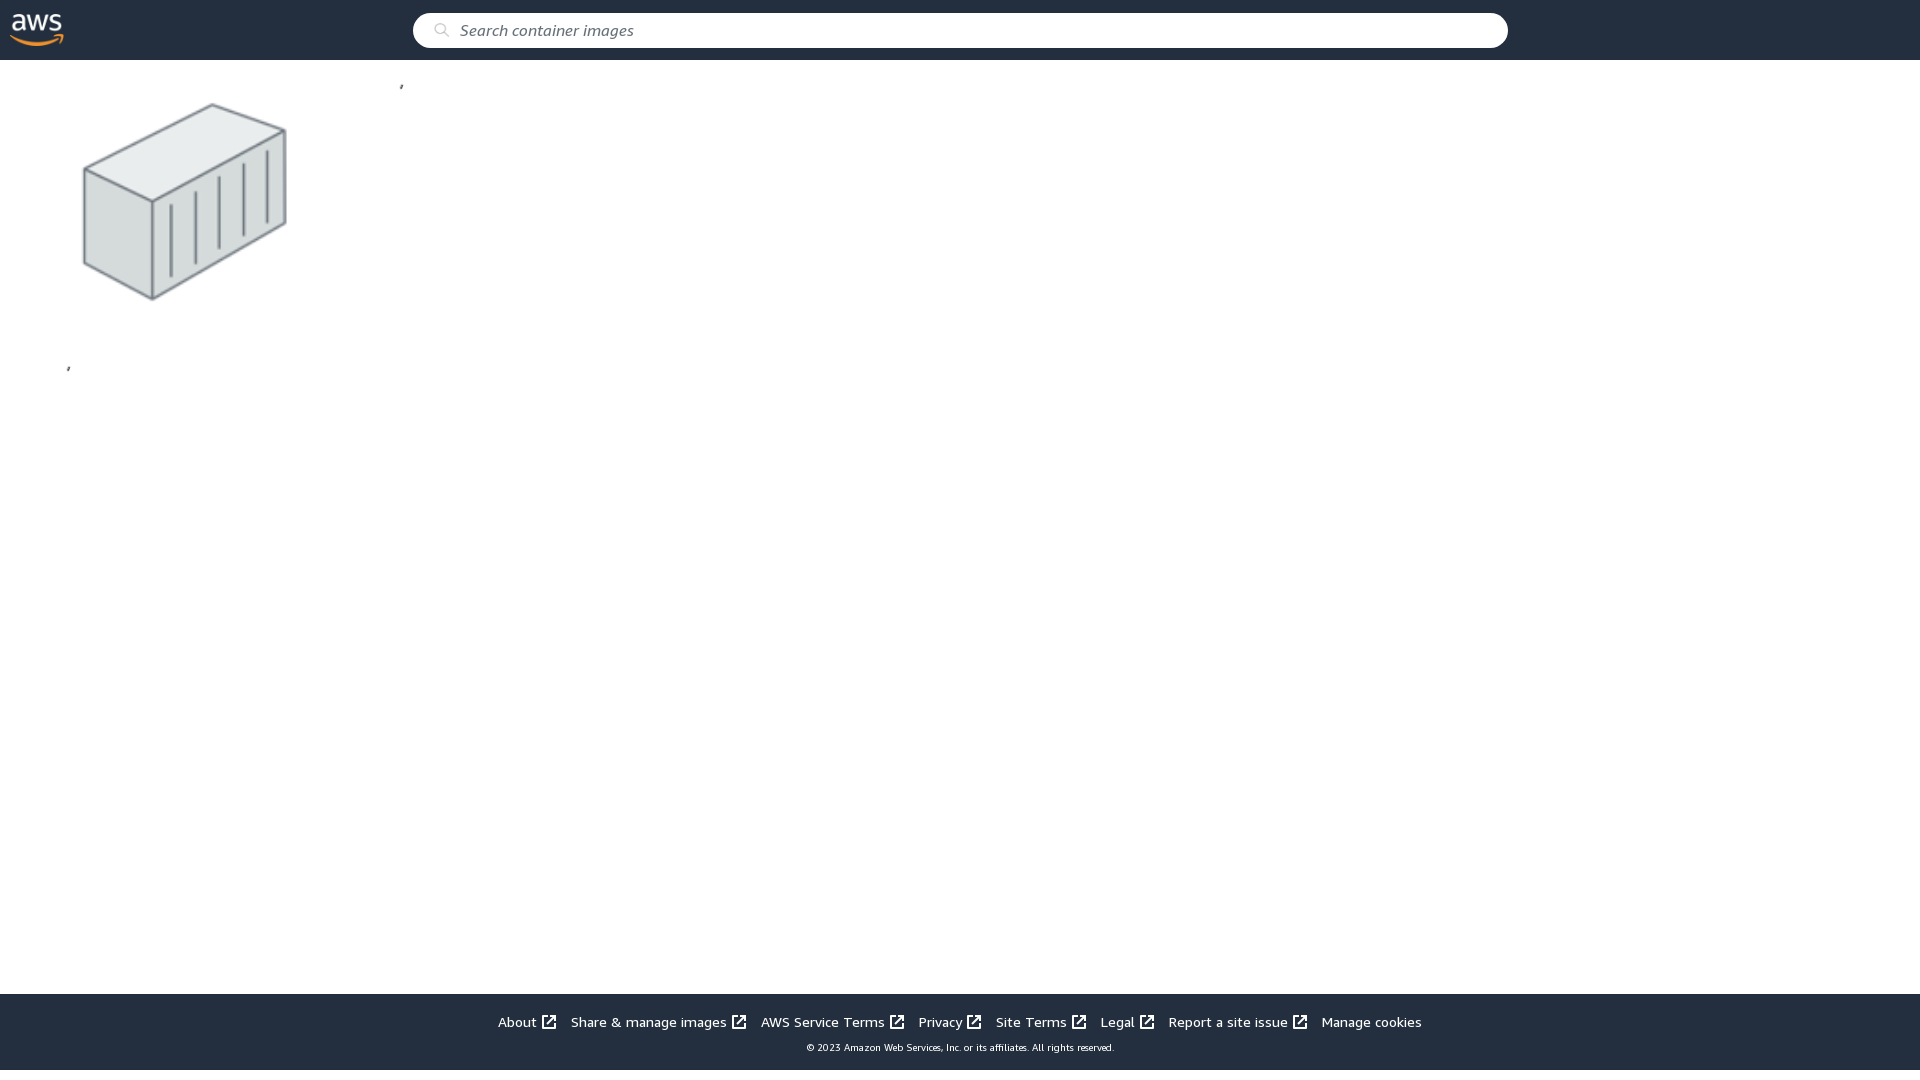  Describe the element at coordinates (1034, 1021) in the screenshot. I see `'Site Terms '` at that location.